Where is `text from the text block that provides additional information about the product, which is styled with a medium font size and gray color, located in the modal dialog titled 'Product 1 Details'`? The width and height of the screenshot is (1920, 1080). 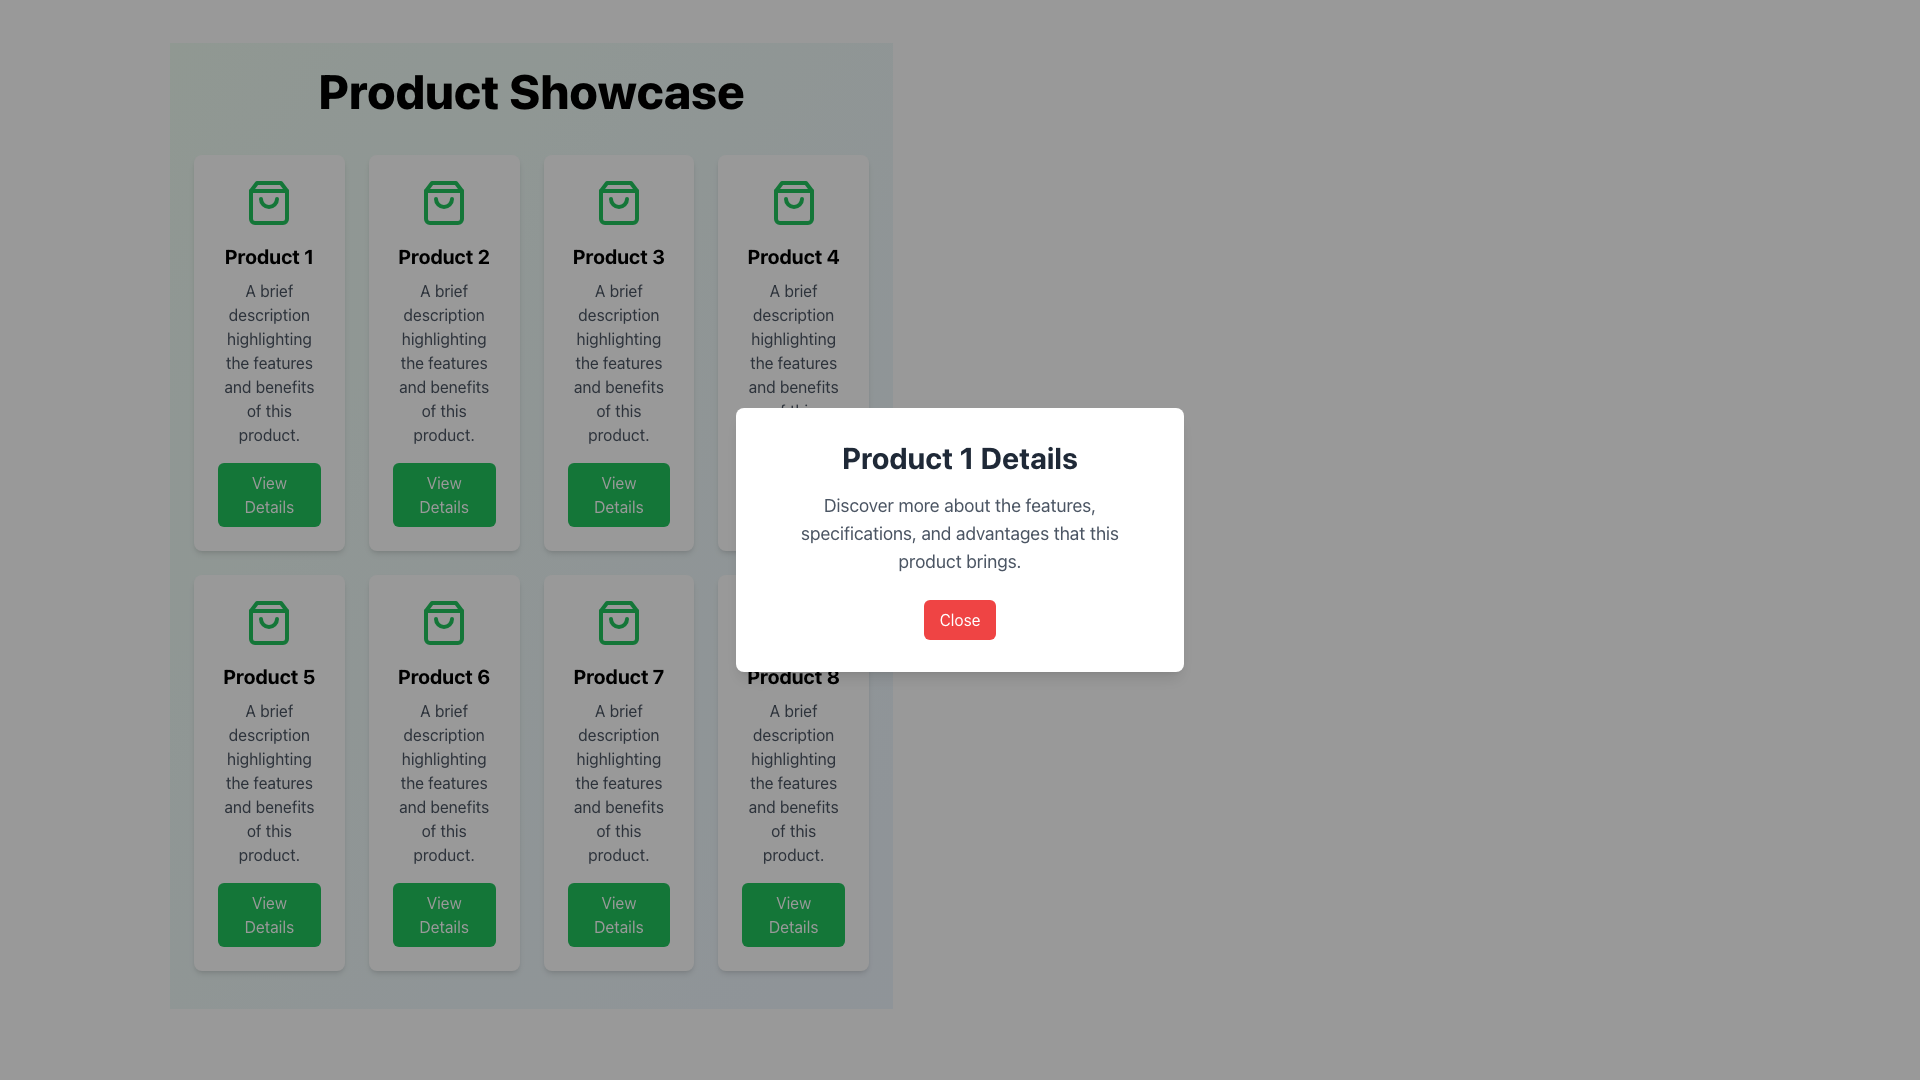
text from the text block that provides additional information about the product, which is styled with a medium font size and gray color, located in the modal dialog titled 'Product 1 Details' is located at coordinates (960, 532).